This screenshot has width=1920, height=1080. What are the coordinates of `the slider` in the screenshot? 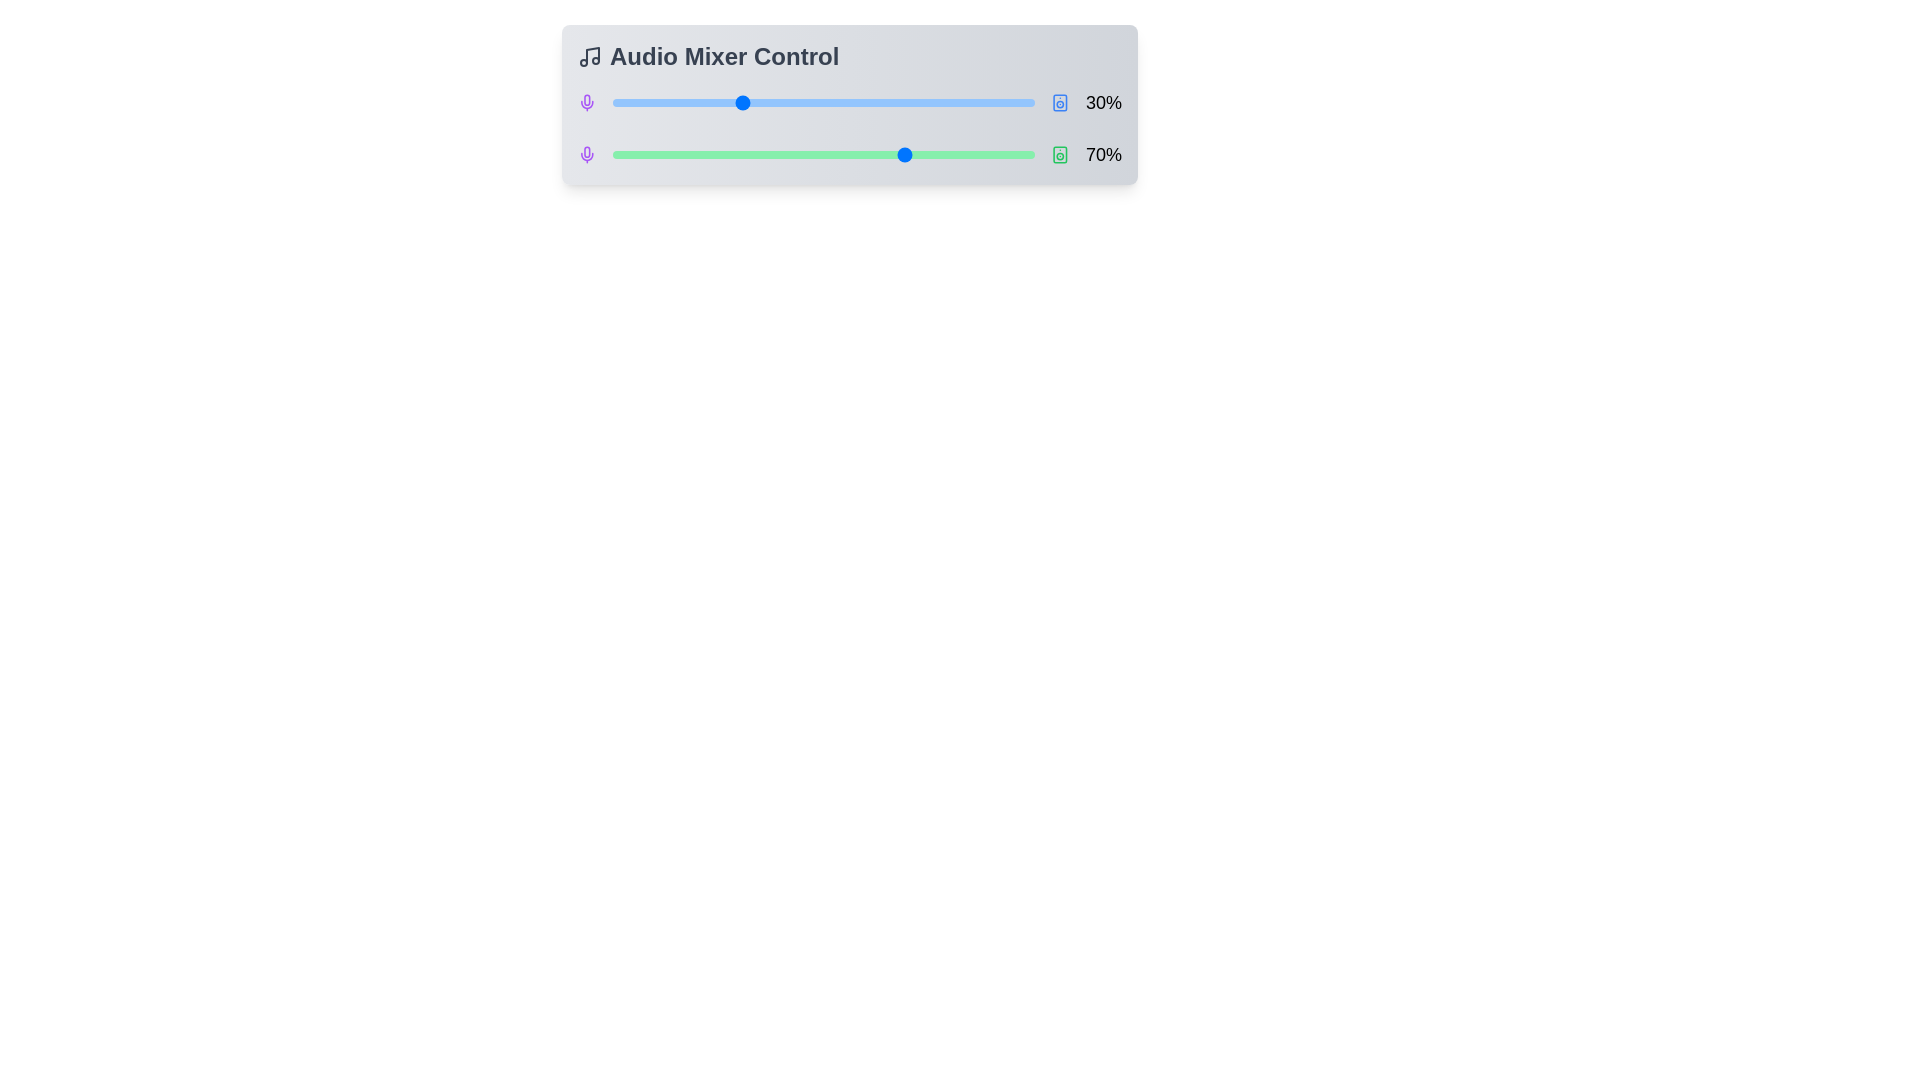 It's located at (848, 103).